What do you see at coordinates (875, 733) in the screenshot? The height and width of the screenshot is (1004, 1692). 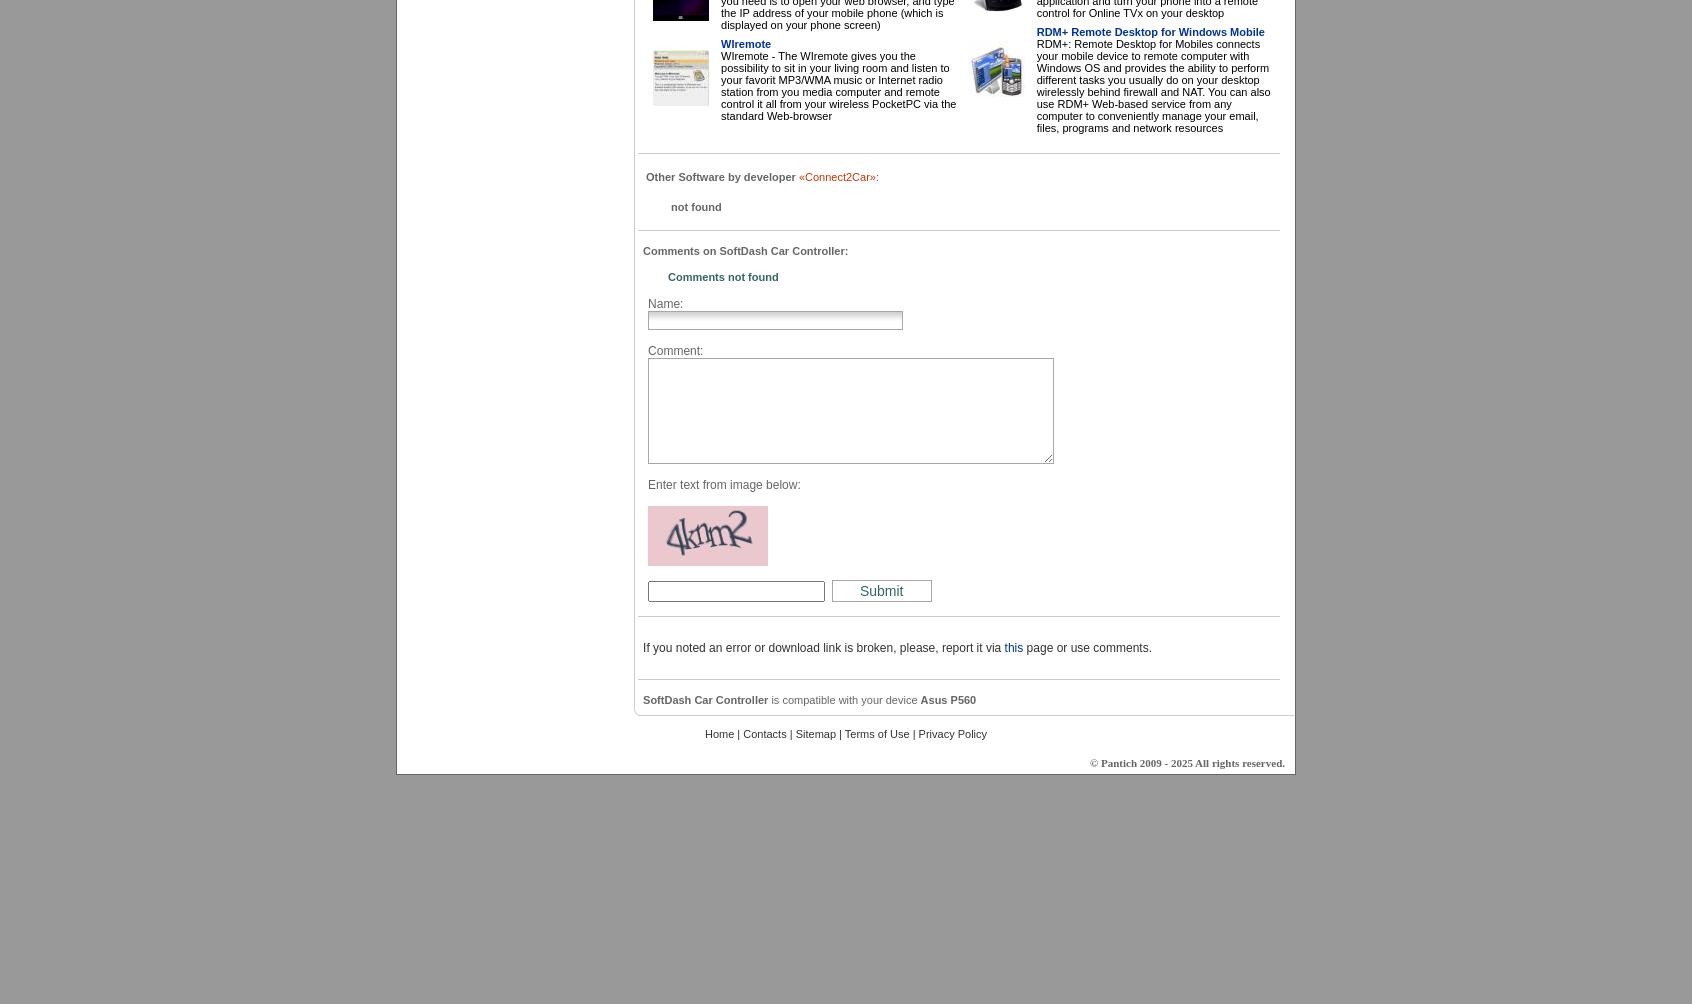 I see `'Terms of Use'` at bounding box center [875, 733].